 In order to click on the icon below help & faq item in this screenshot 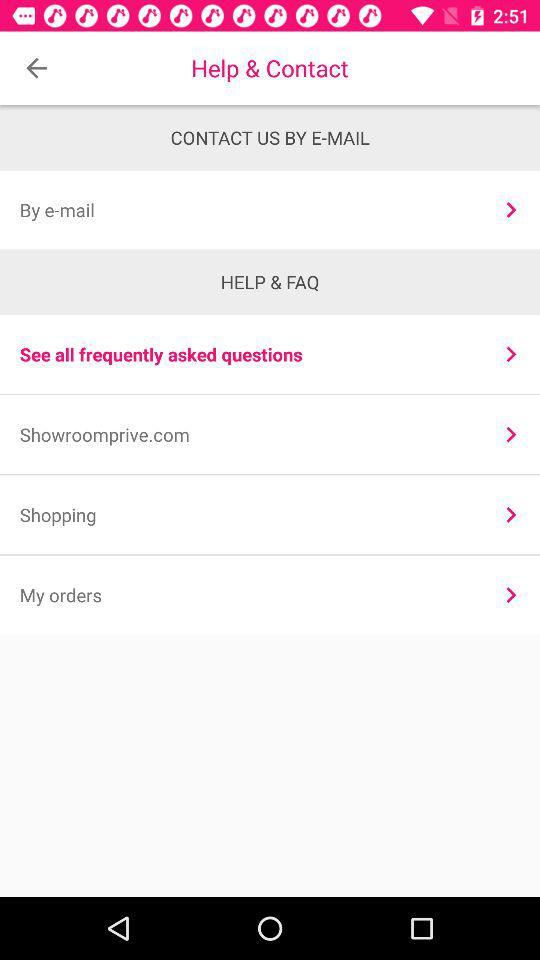, I will do `click(511, 354)`.